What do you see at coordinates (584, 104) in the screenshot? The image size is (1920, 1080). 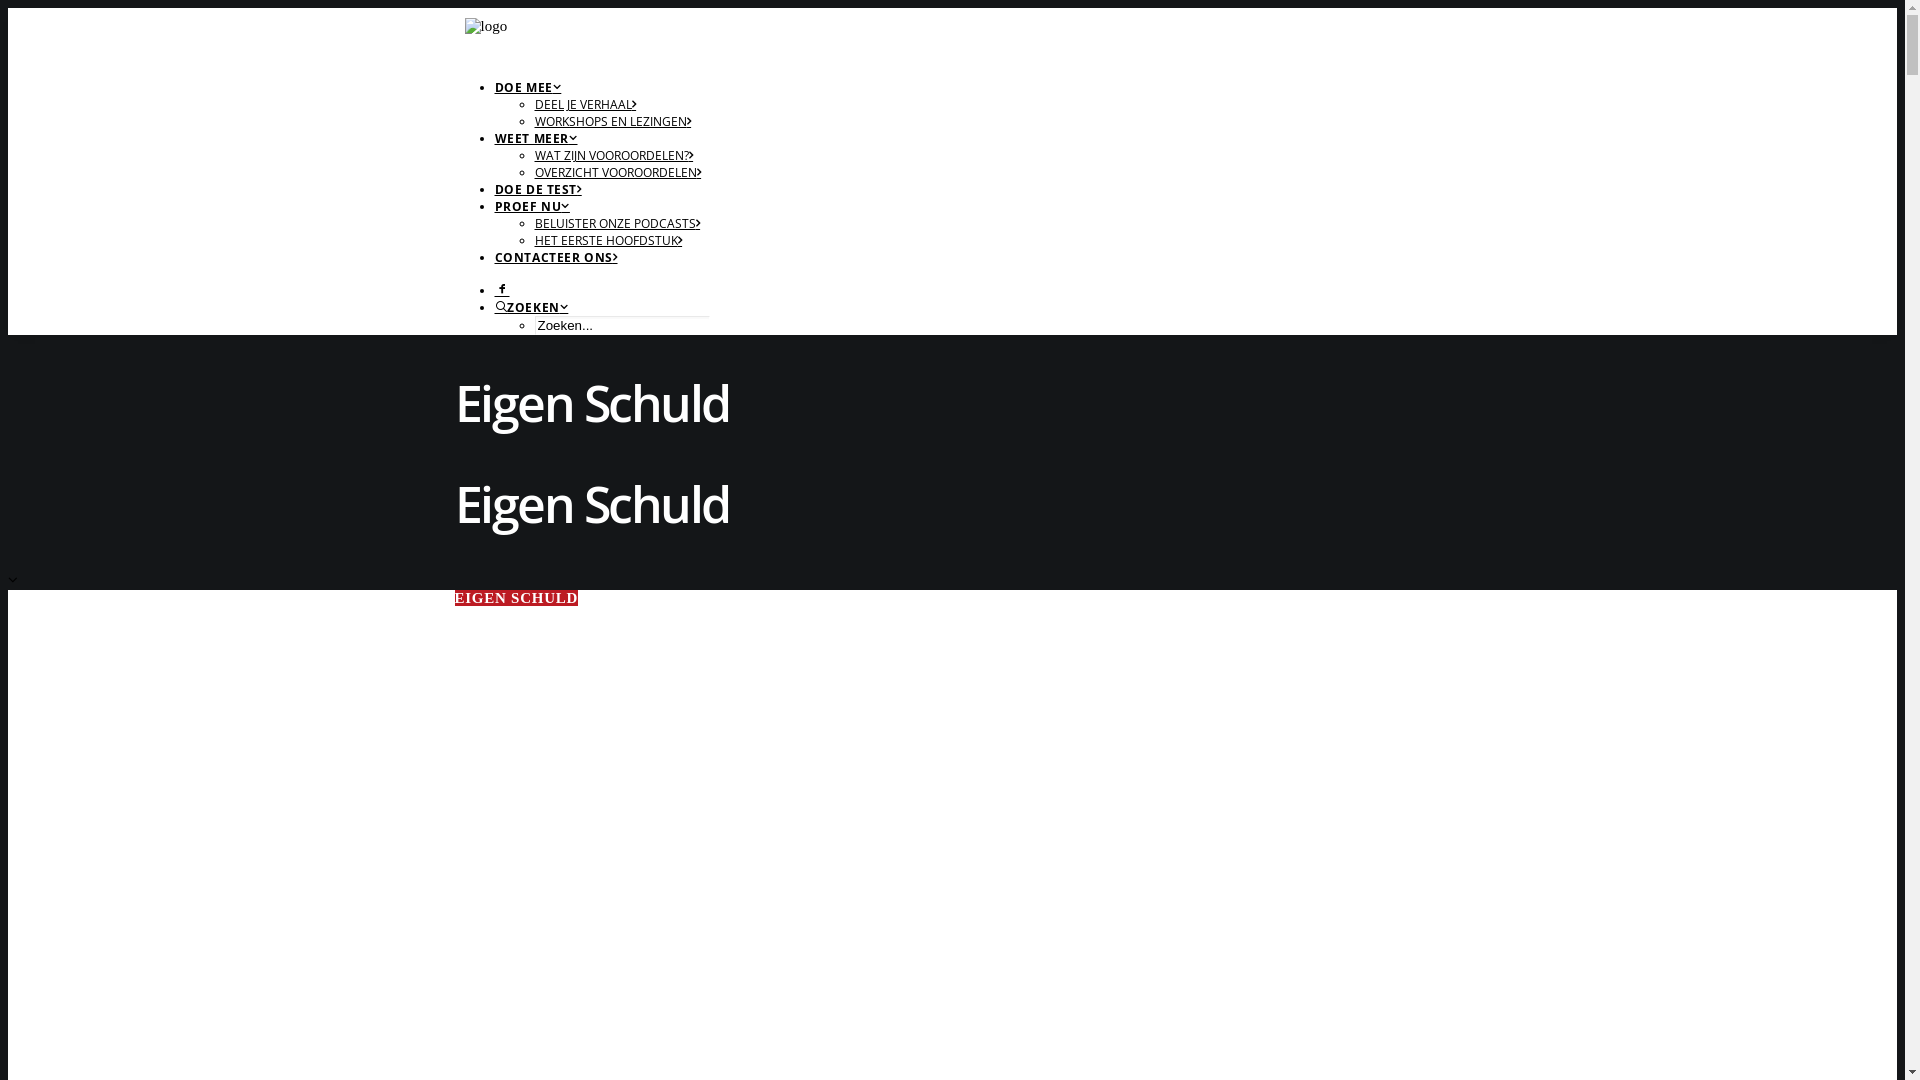 I see `'DEEL JE VERHAAL'` at bounding box center [584, 104].